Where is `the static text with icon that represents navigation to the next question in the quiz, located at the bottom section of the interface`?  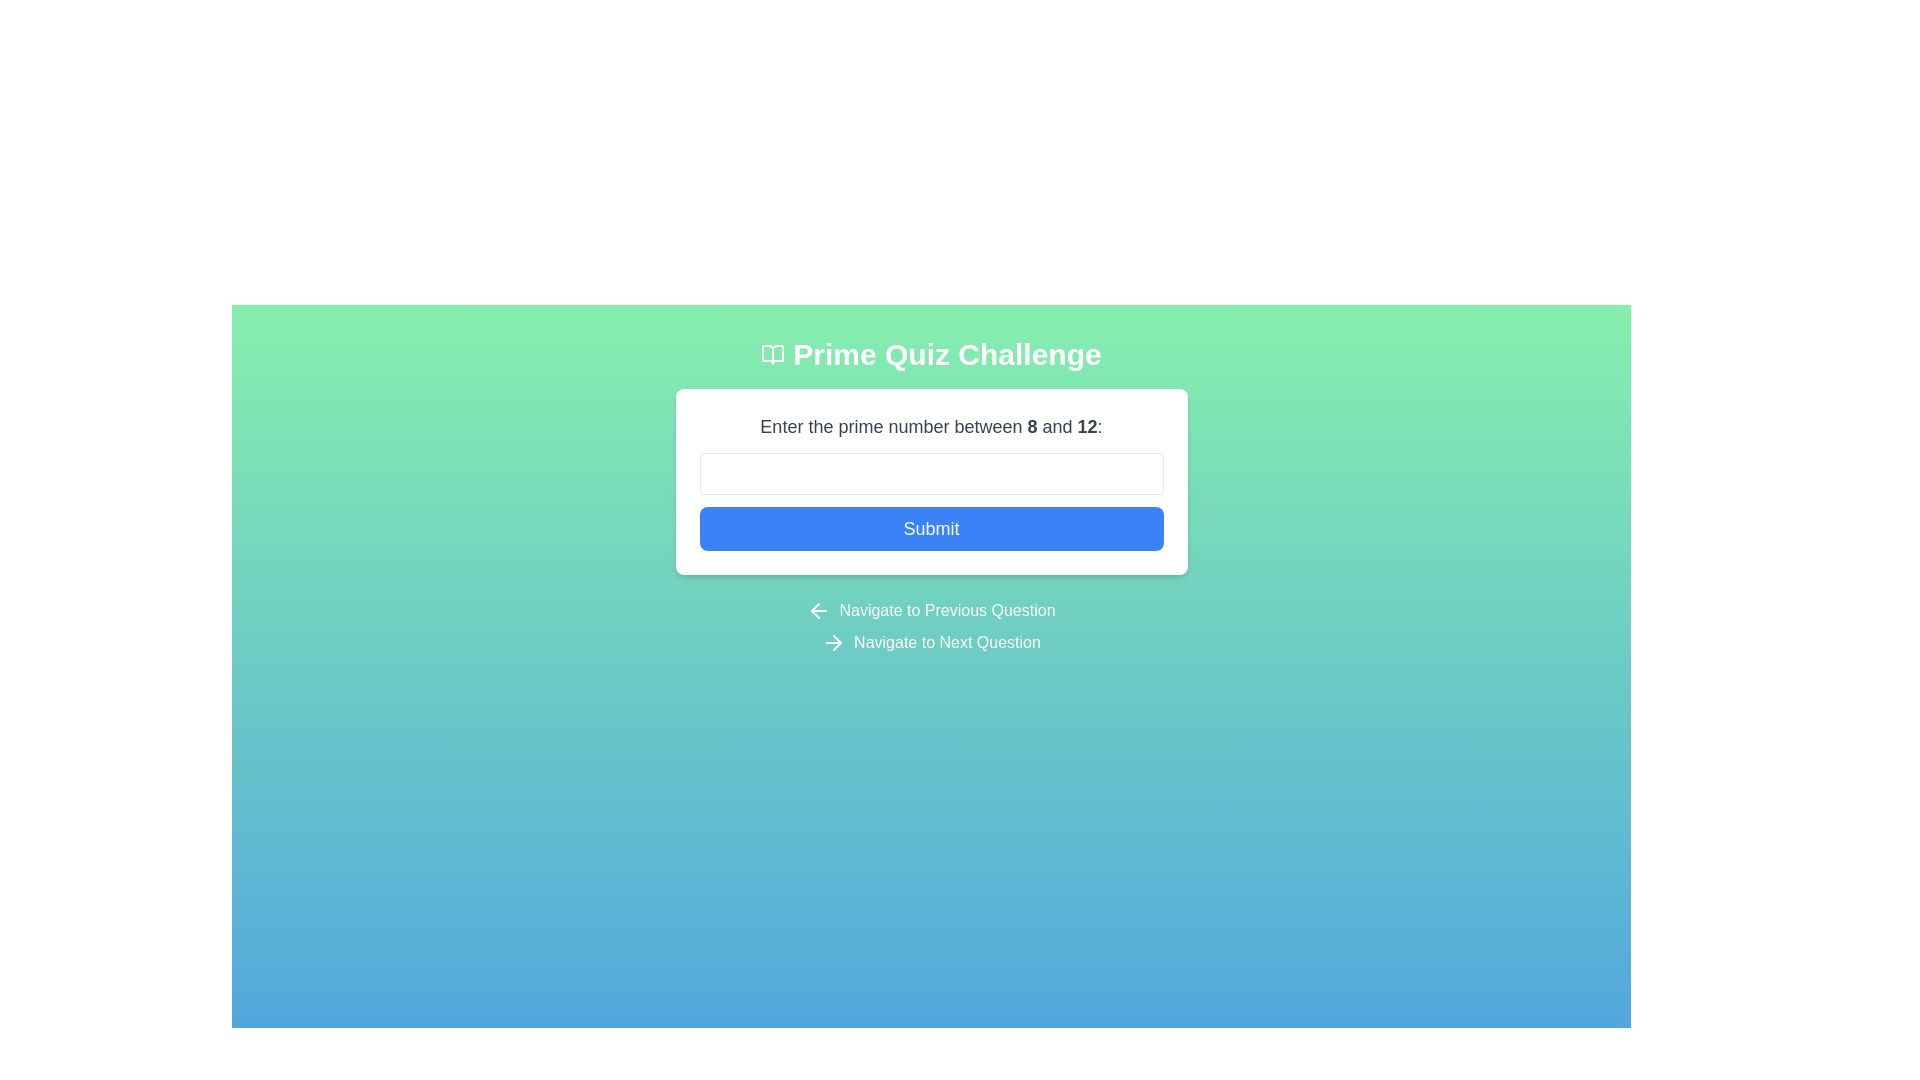
the static text with icon that represents navigation to the next question in the quiz, located at the bottom section of the interface is located at coordinates (930, 643).